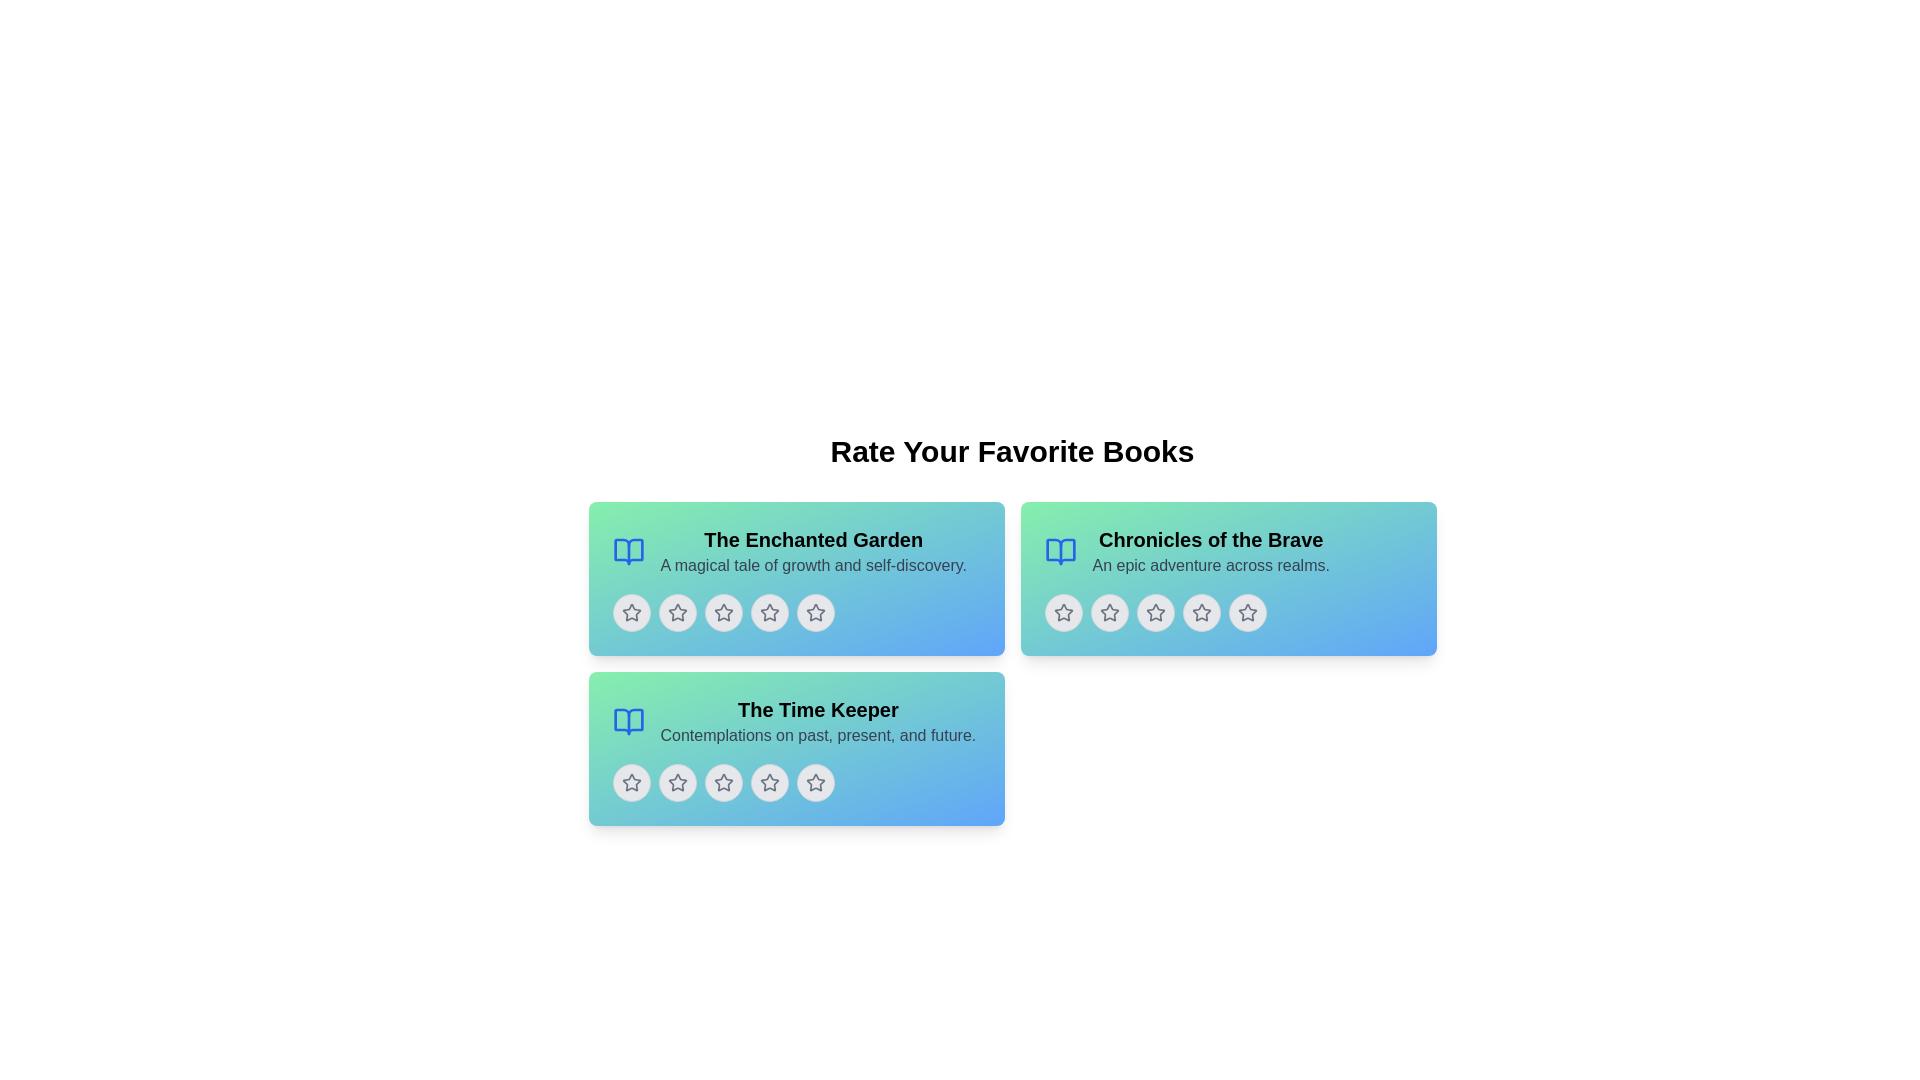  What do you see at coordinates (818, 708) in the screenshot?
I see `the card containing the bold text 'The Time Keeper', which is positioned in the lower-left of the grid layout` at bounding box center [818, 708].